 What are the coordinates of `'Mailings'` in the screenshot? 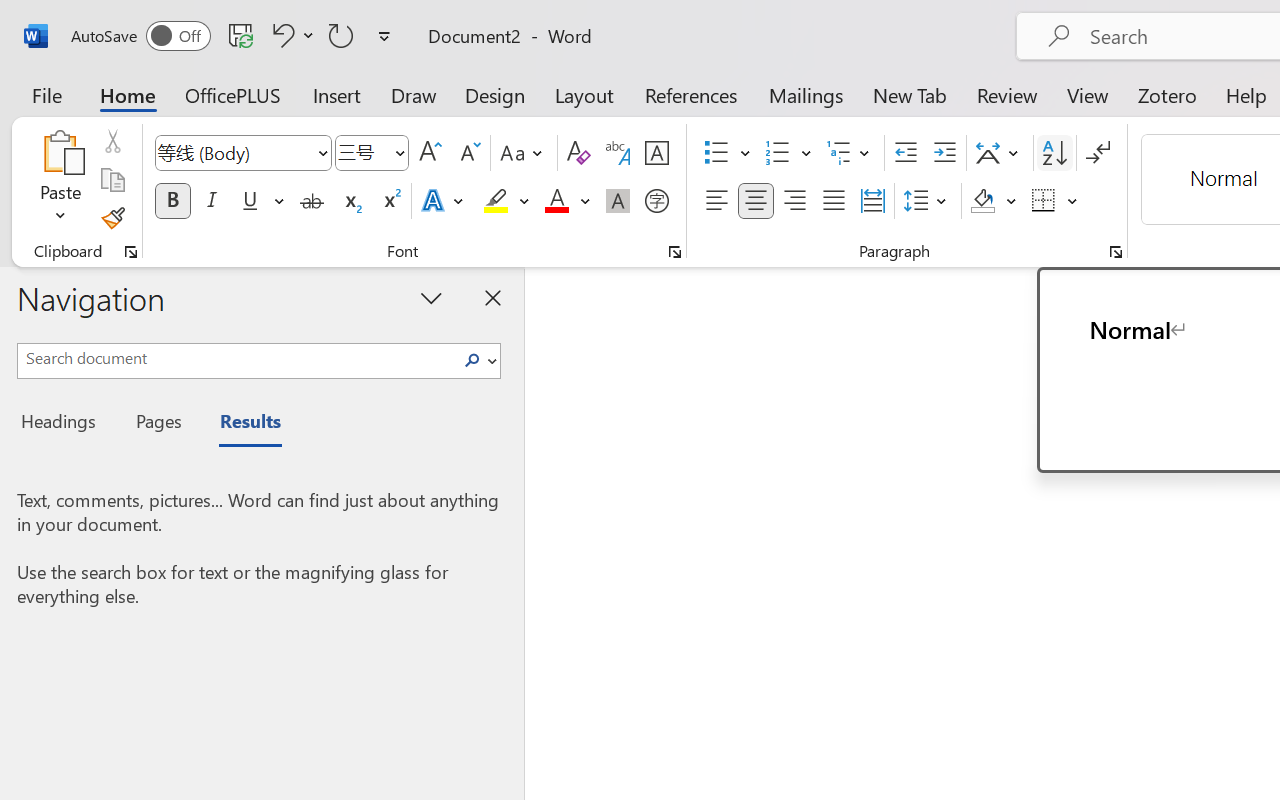 It's located at (806, 94).